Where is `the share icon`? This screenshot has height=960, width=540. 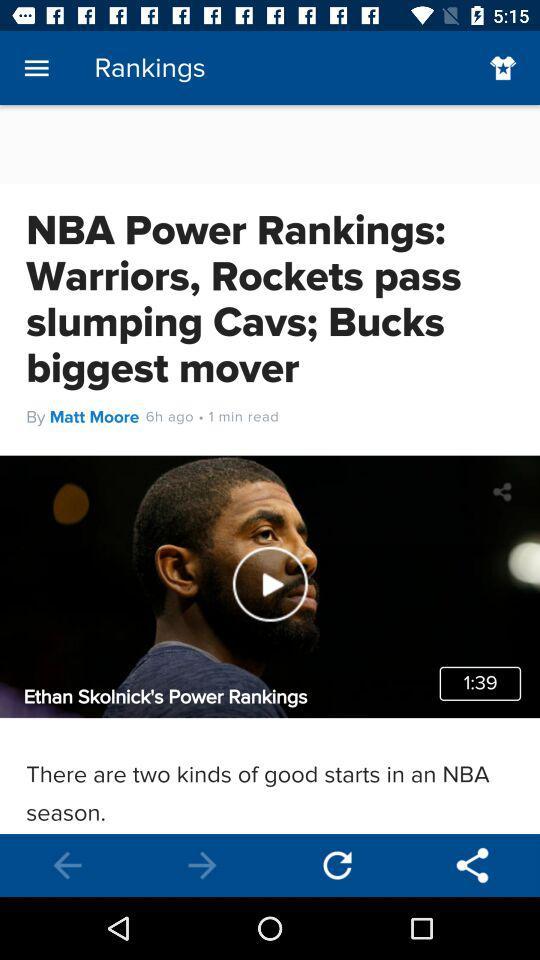 the share icon is located at coordinates (472, 864).